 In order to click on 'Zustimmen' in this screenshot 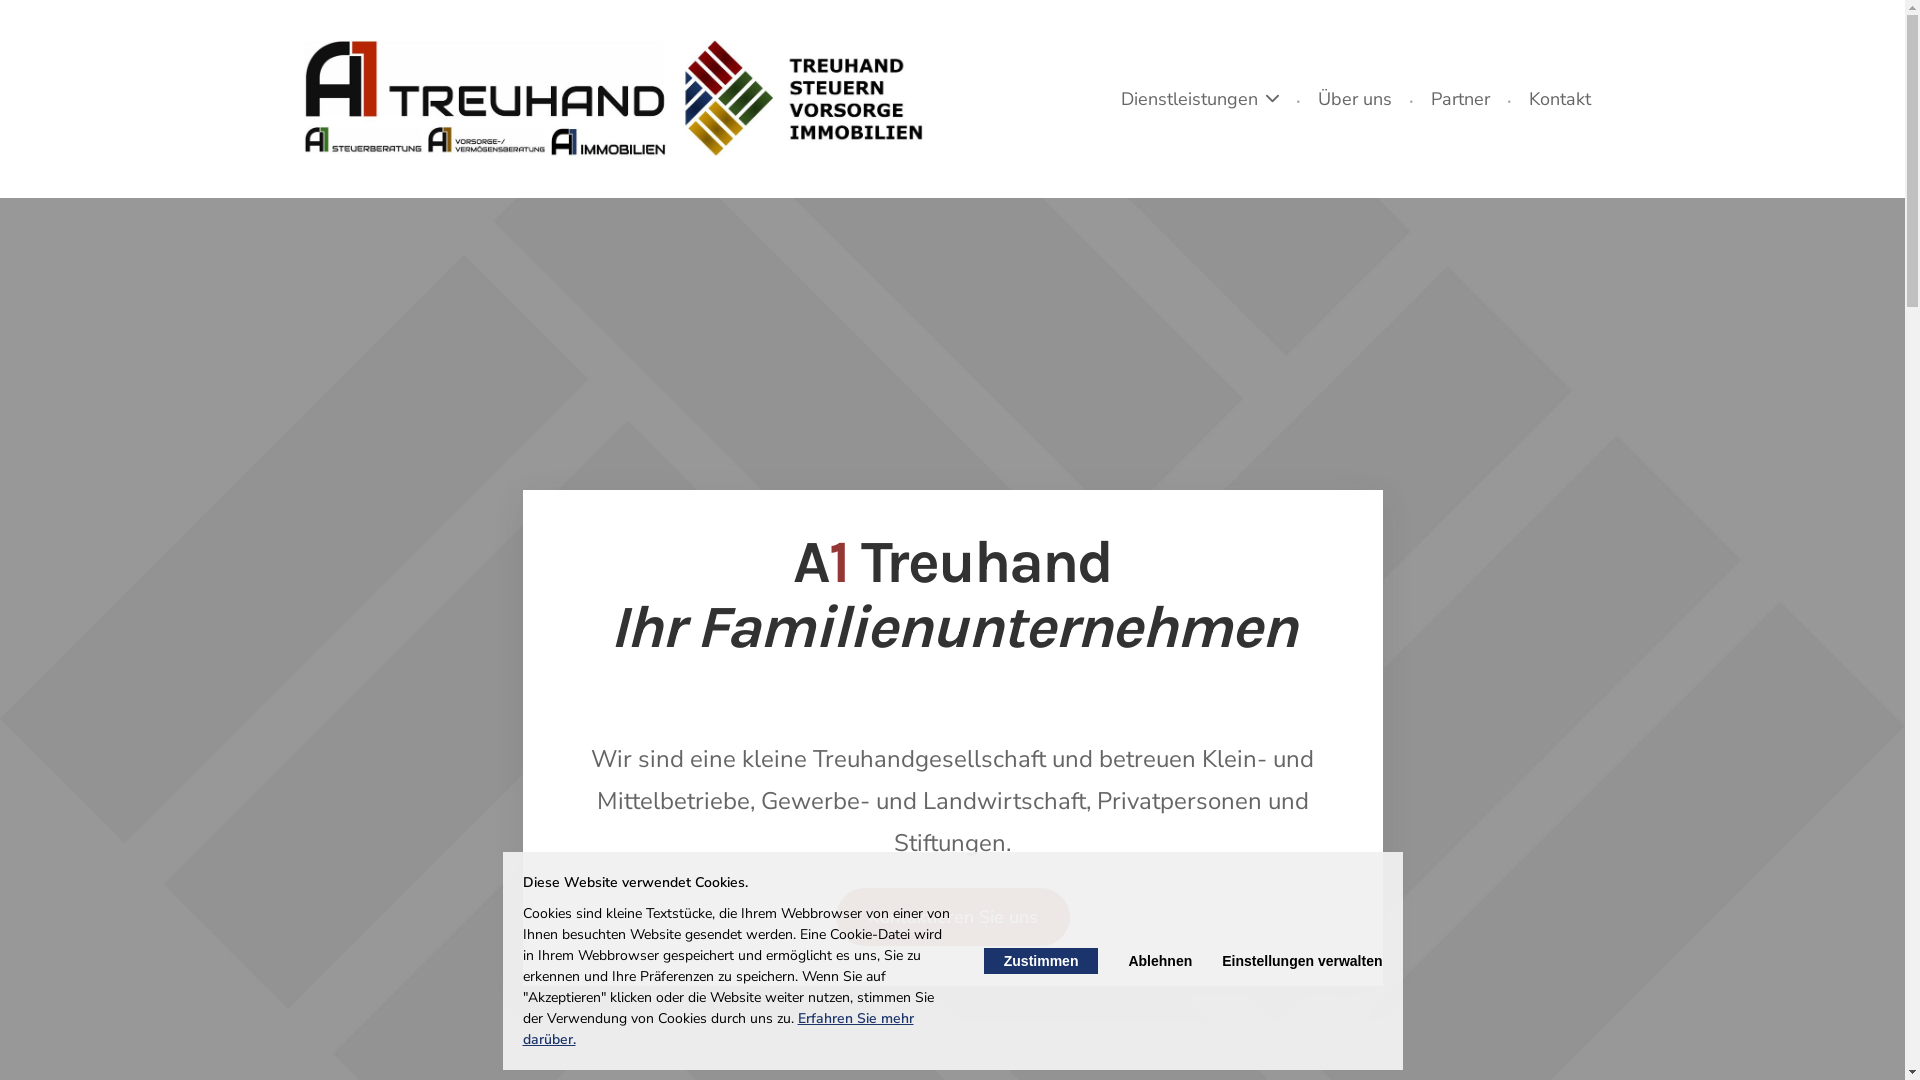, I will do `click(983, 959)`.